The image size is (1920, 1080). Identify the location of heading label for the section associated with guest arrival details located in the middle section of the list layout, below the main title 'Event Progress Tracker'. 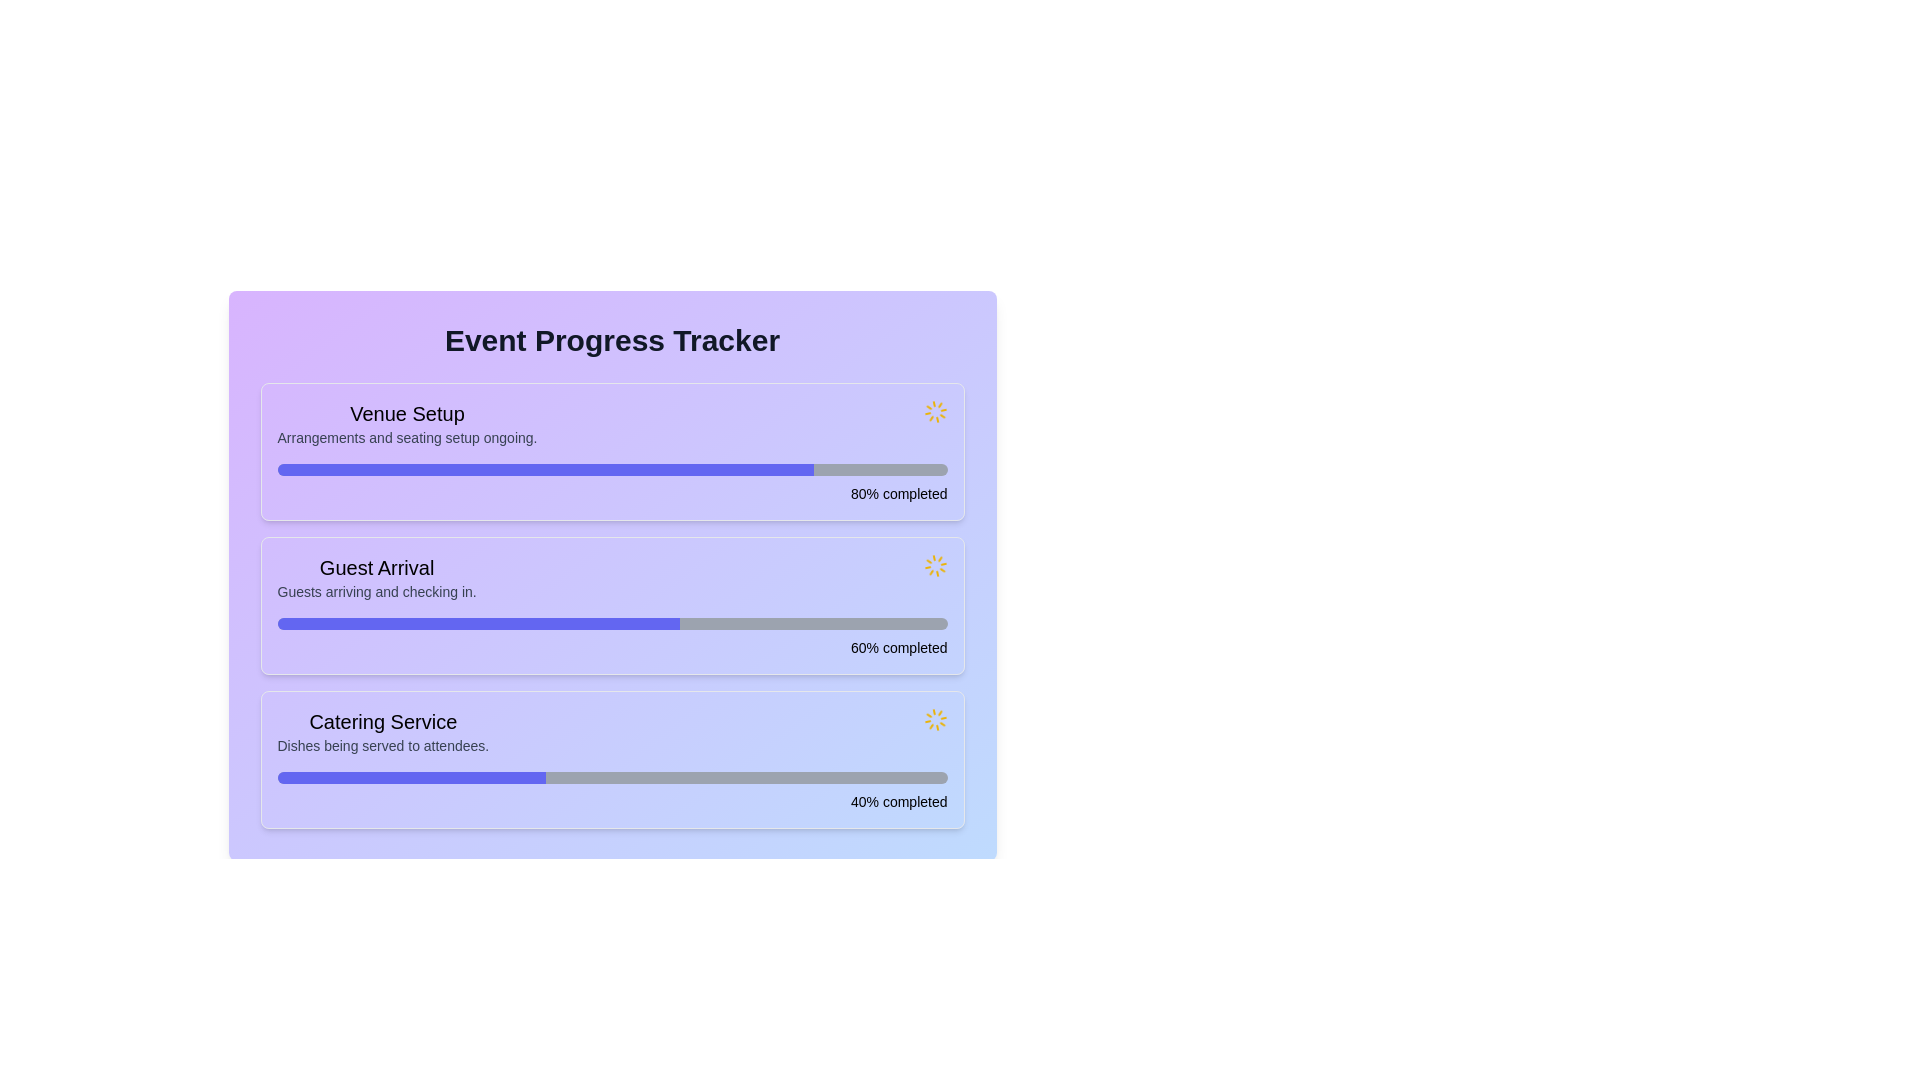
(377, 567).